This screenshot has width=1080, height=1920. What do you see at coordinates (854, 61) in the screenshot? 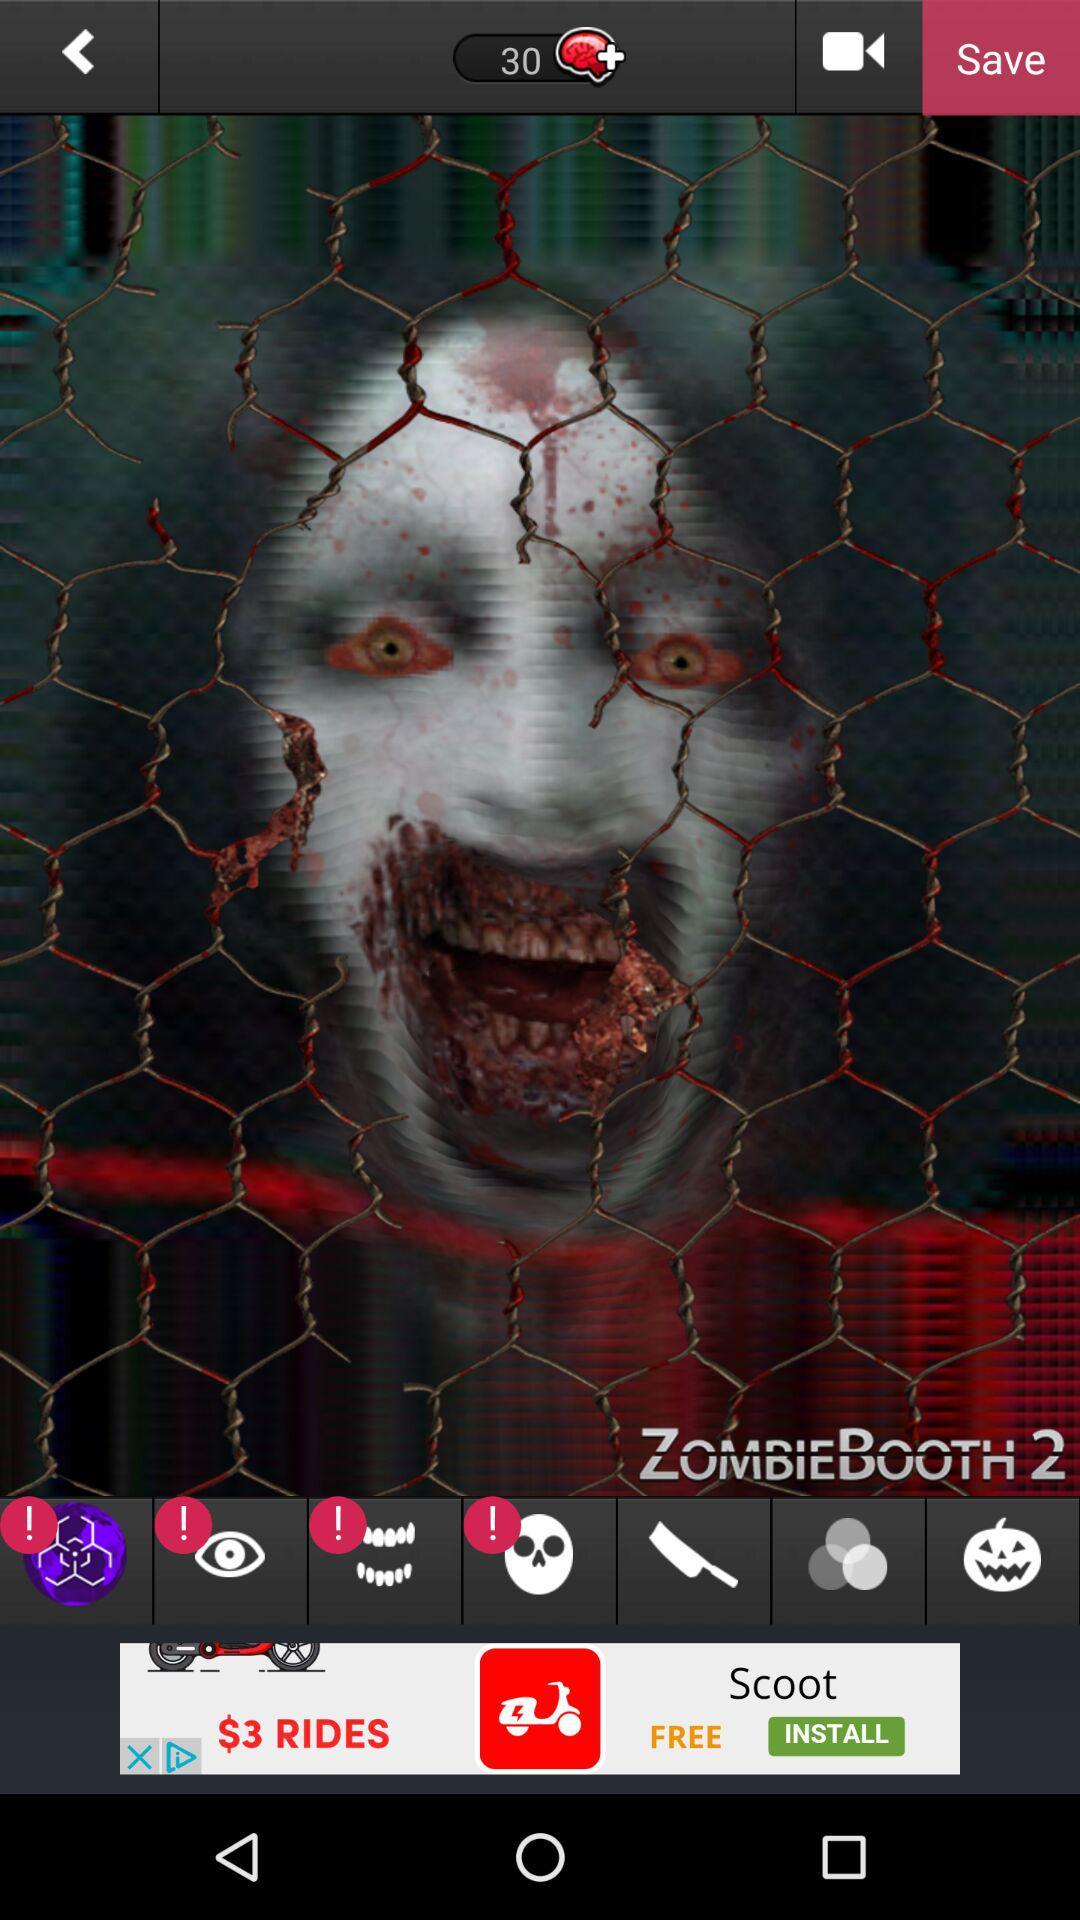
I see `the videocam icon` at bounding box center [854, 61].